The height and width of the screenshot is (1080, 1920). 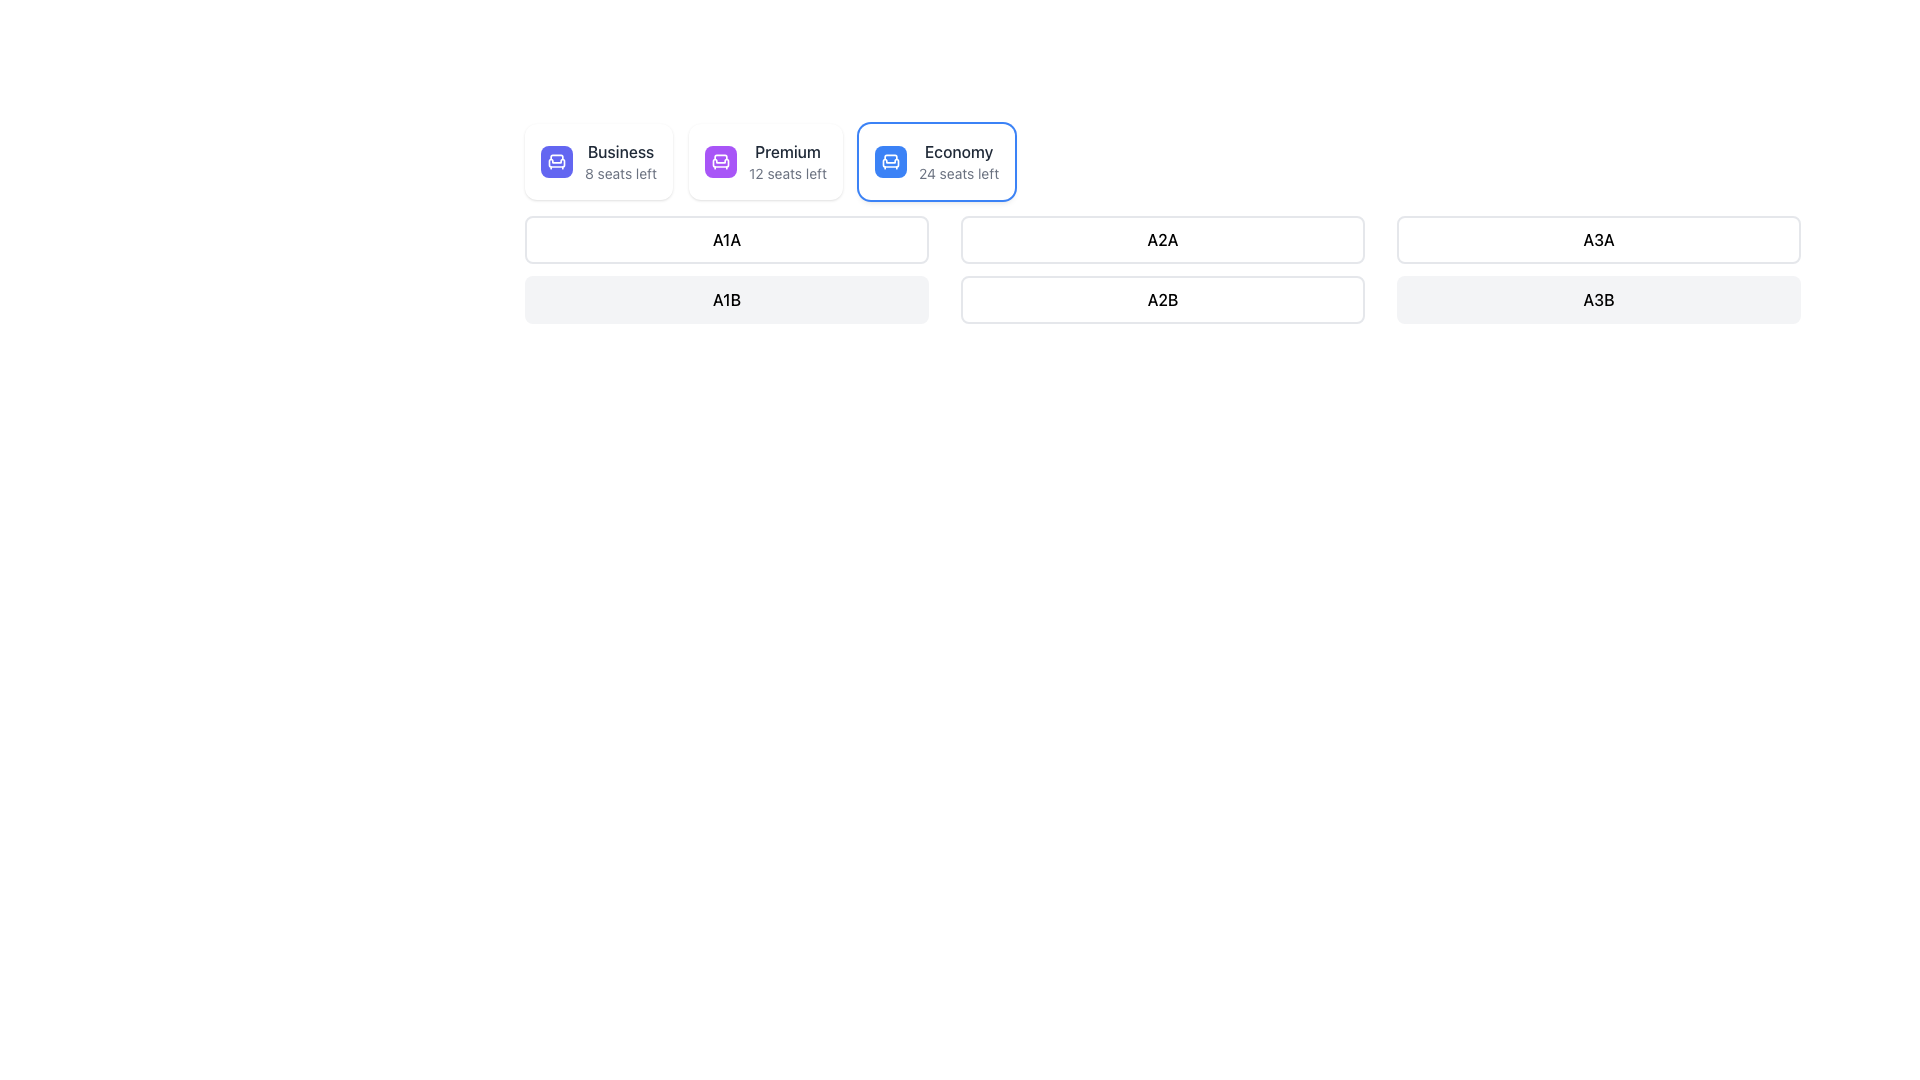 What do you see at coordinates (720, 162) in the screenshot?
I see `'Premium' cabin class logo icon, which is the second icon in a series of three icons located at the top area of the layout` at bounding box center [720, 162].